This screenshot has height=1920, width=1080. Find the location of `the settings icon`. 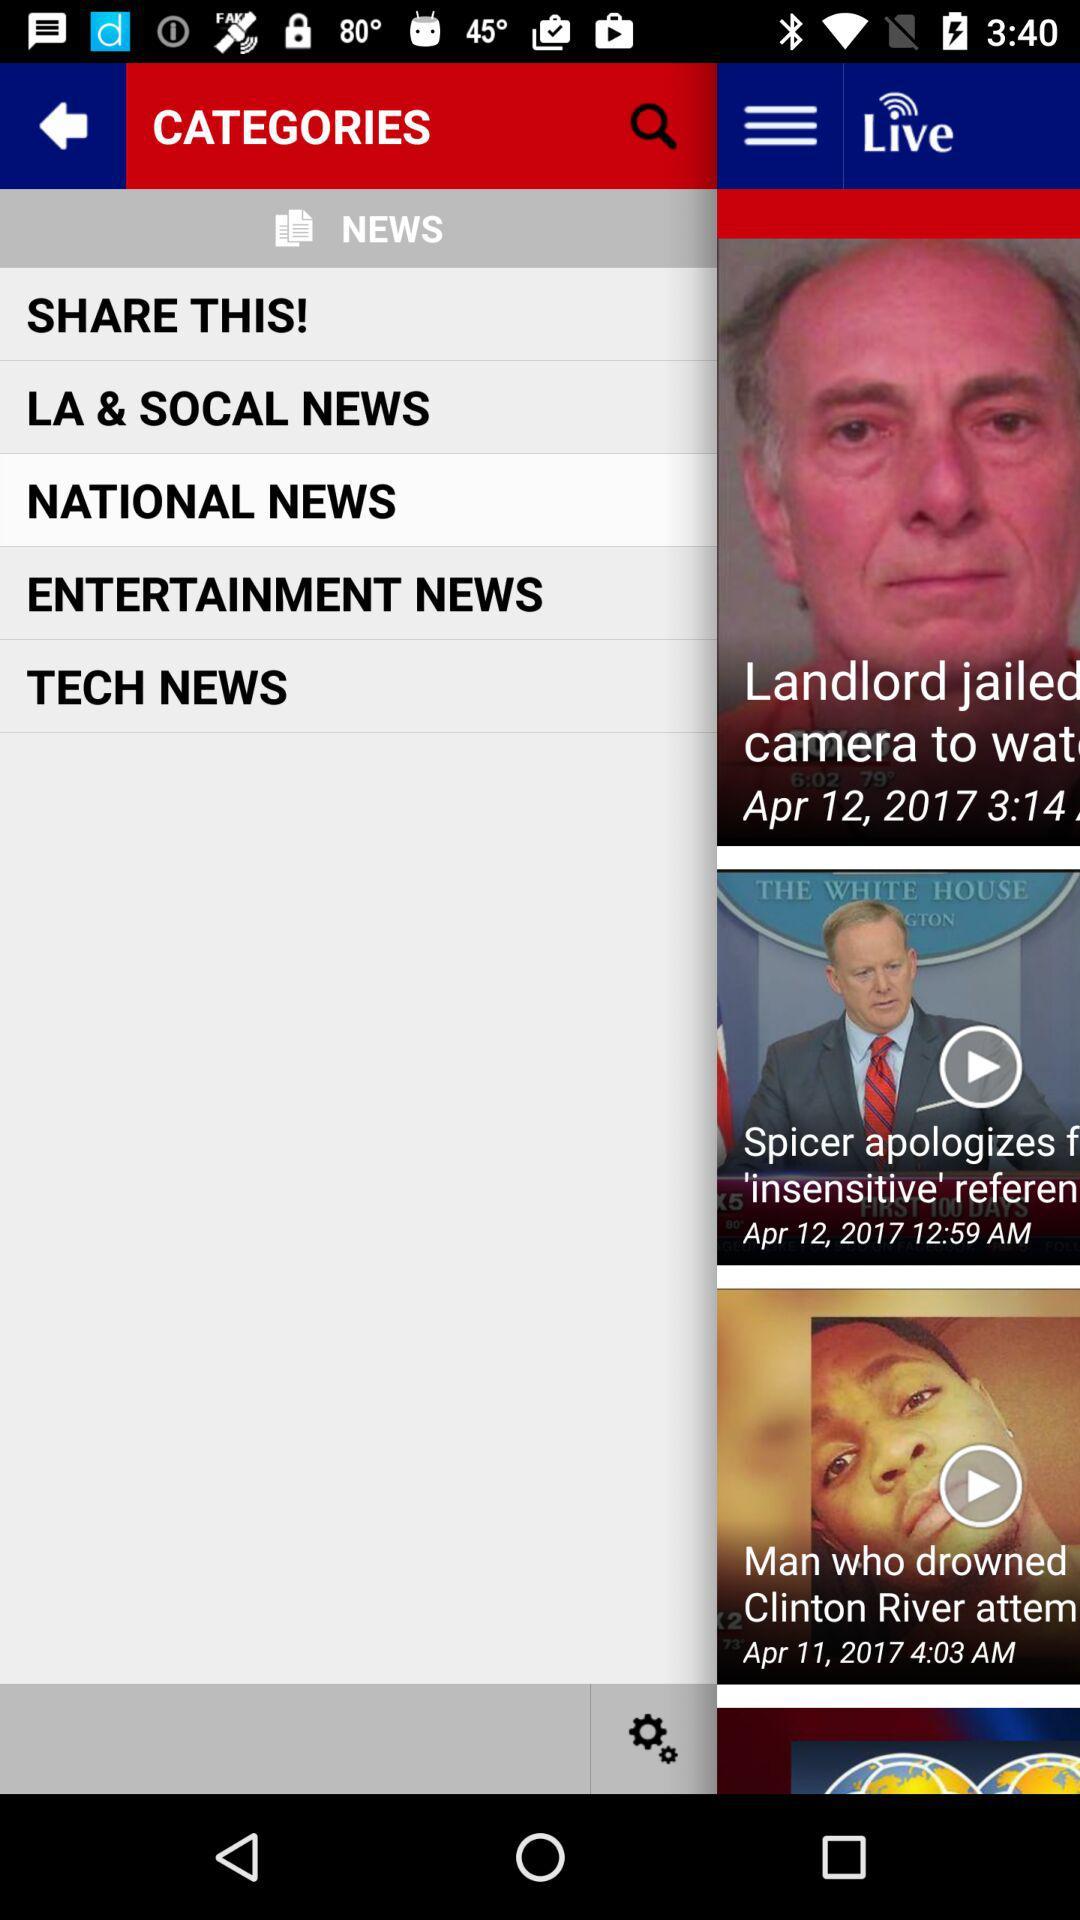

the settings icon is located at coordinates (654, 1737).